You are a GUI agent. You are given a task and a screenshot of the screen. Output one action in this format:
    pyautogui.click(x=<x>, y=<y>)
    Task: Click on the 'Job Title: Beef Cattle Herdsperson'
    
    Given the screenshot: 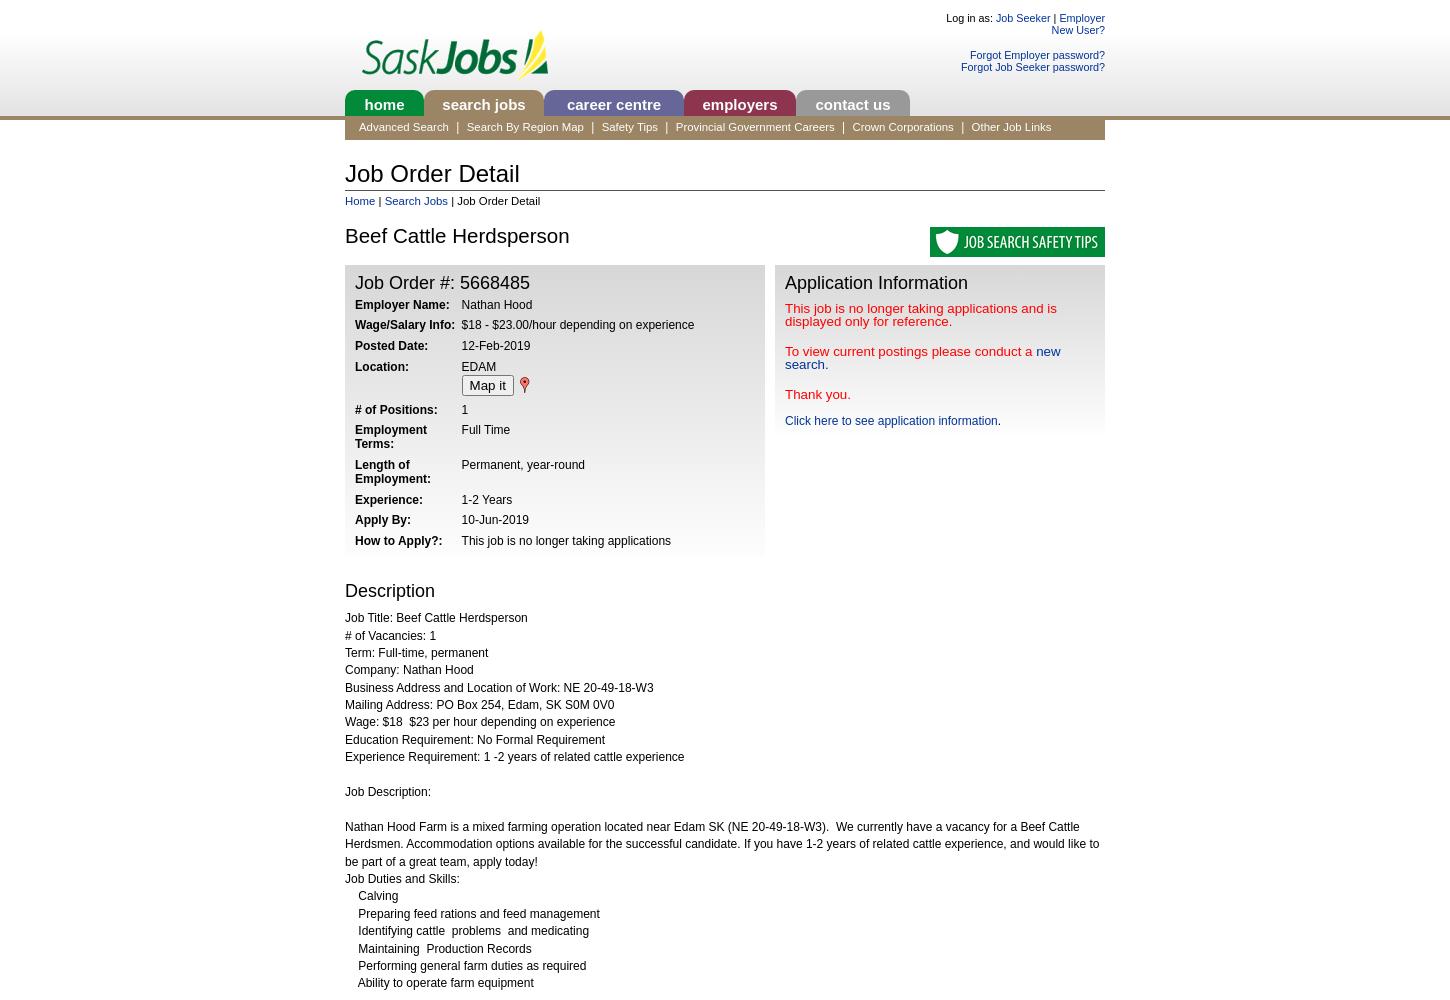 What is the action you would take?
    pyautogui.click(x=435, y=617)
    